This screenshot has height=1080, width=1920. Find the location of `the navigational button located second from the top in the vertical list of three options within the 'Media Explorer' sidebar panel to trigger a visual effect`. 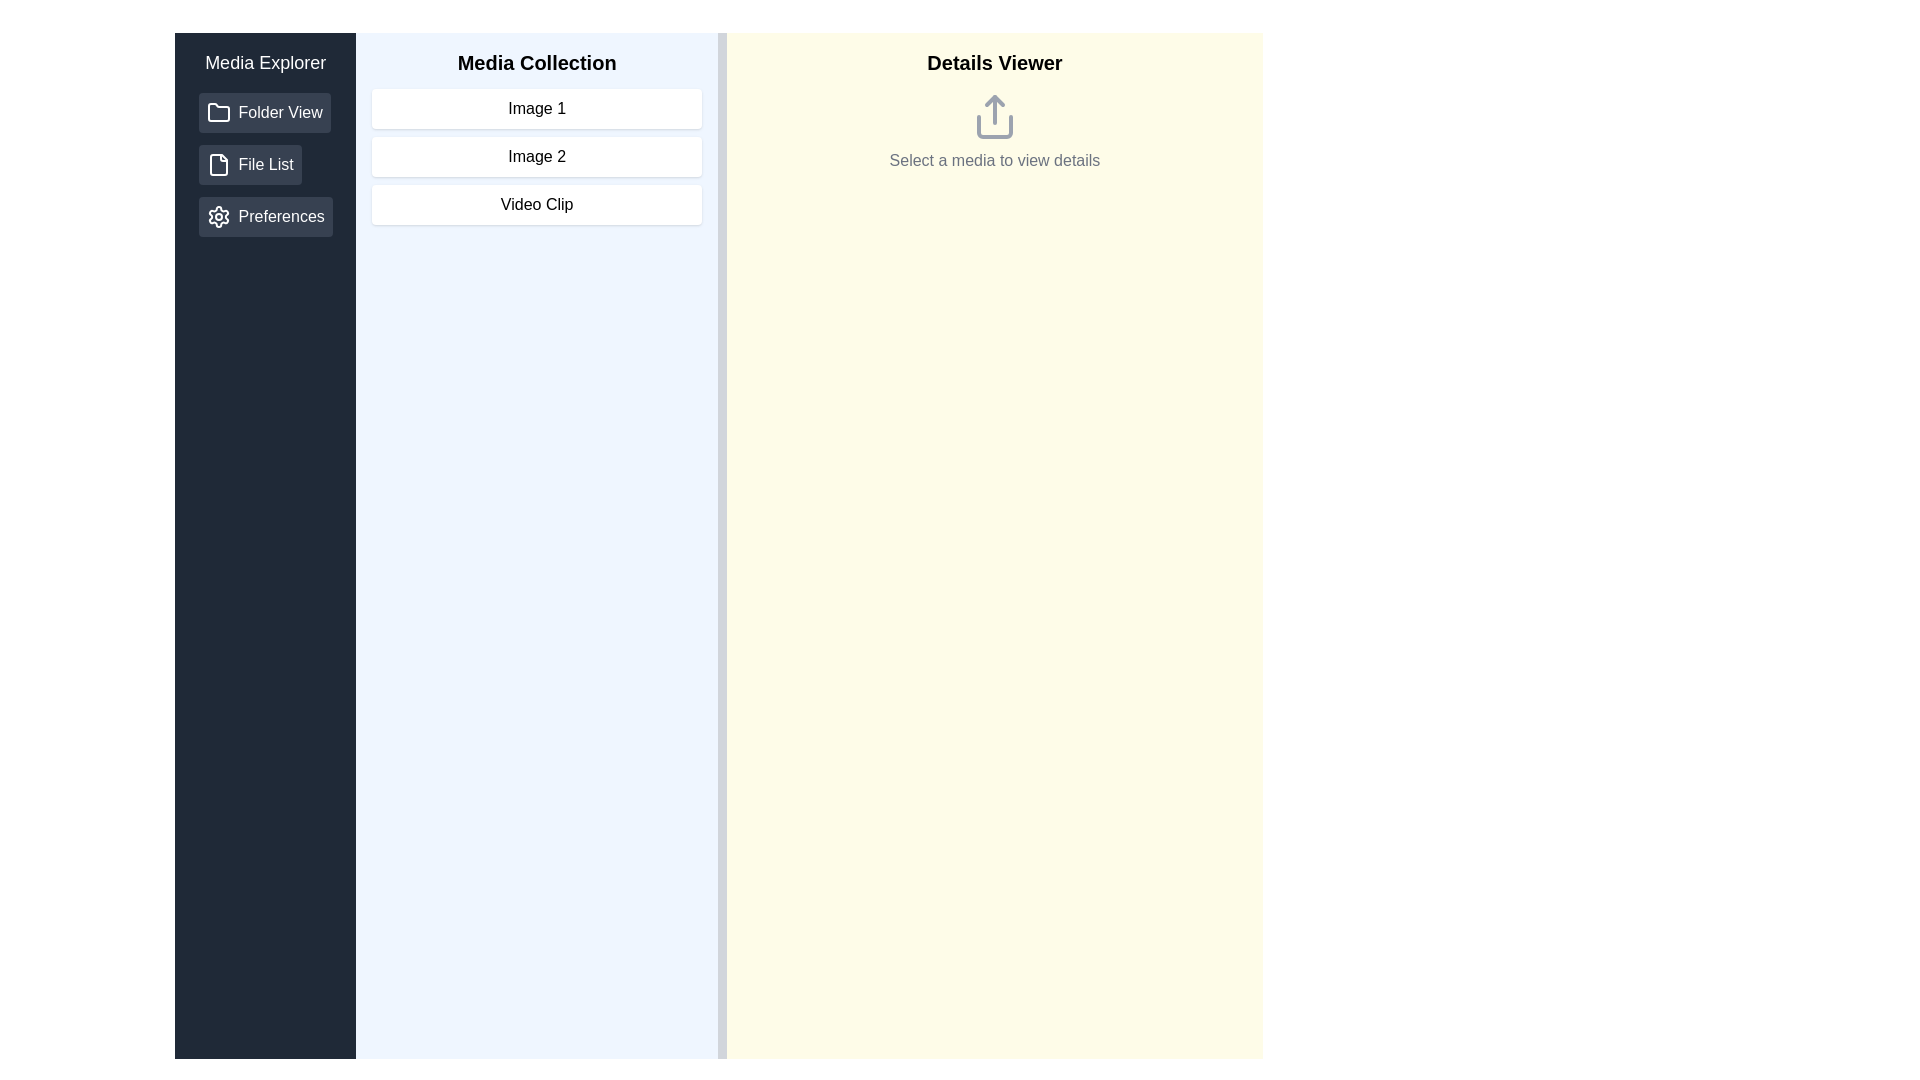

the navigational button located second from the top in the vertical list of three options within the 'Media Explorer' sidebar panel to trigger a visual effect is located at coordinates (249, 164).